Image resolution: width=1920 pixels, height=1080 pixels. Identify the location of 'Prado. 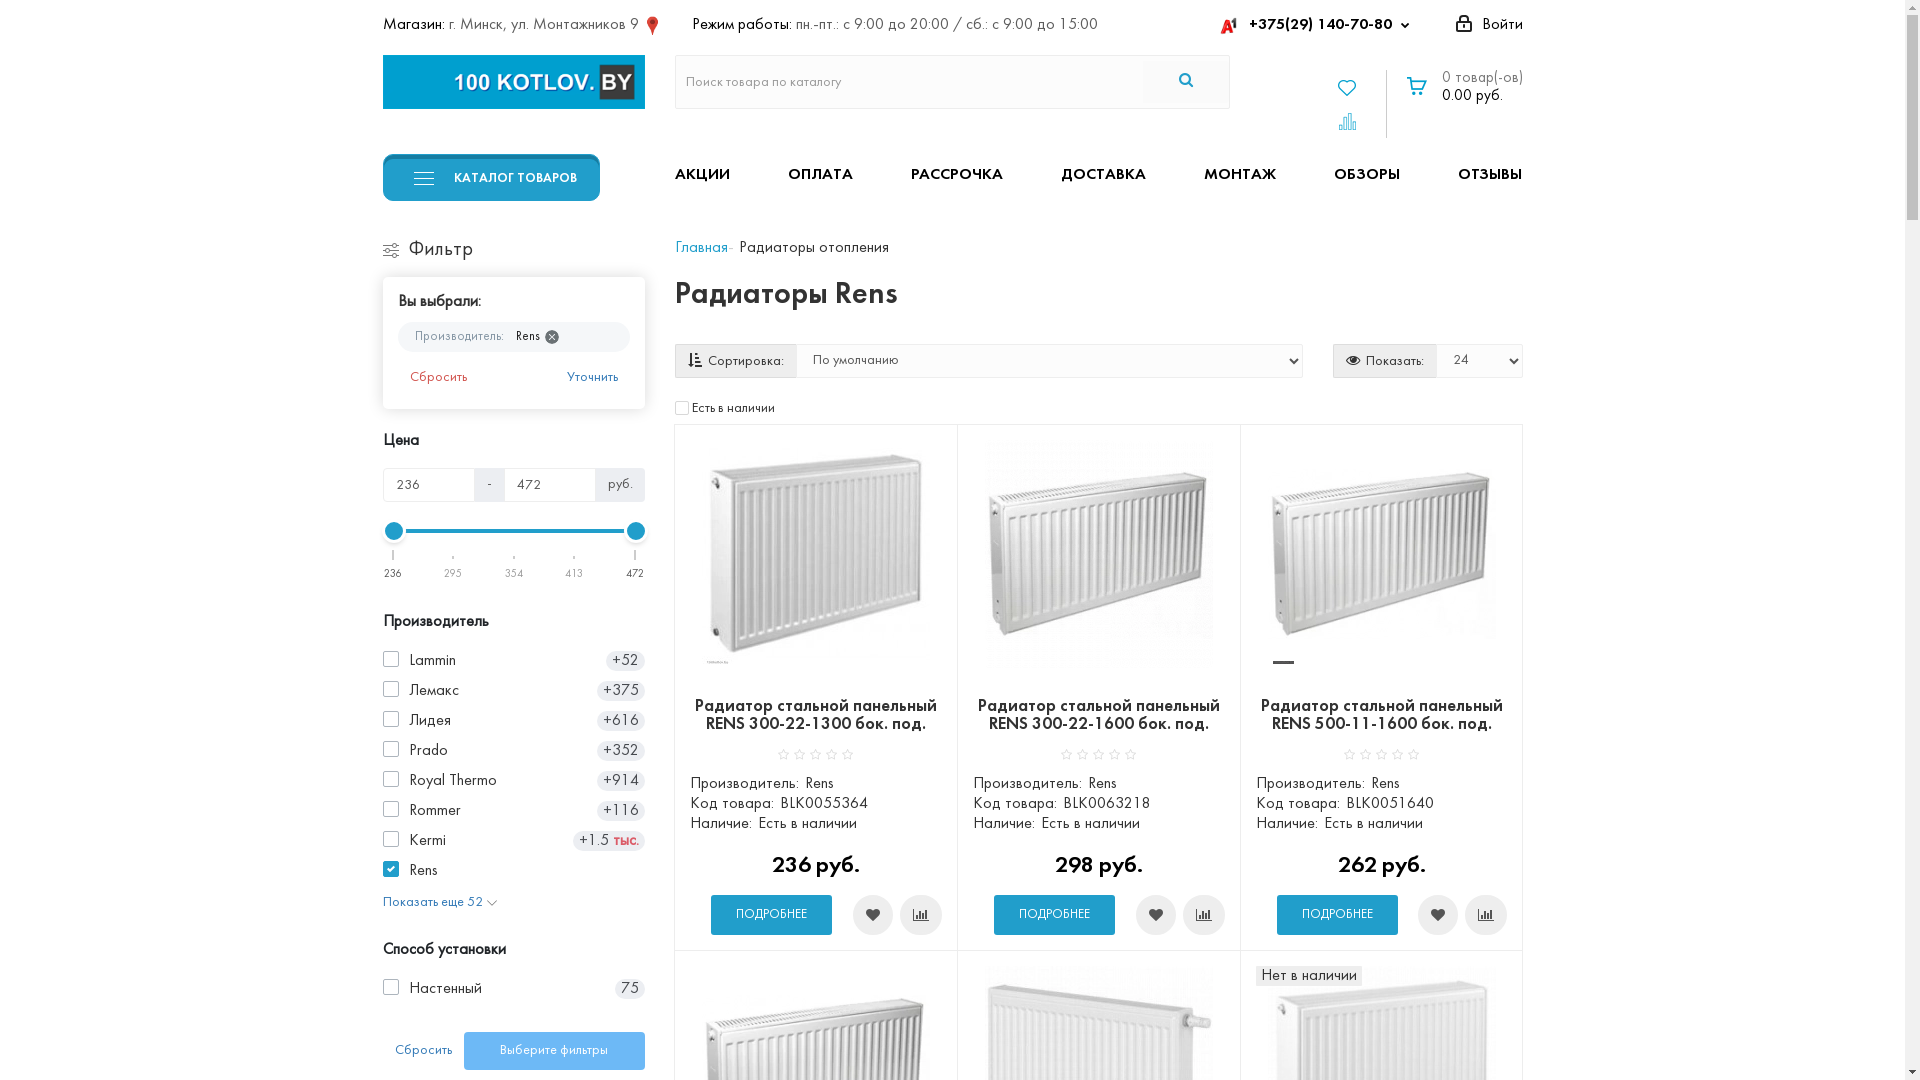
(513, 751).